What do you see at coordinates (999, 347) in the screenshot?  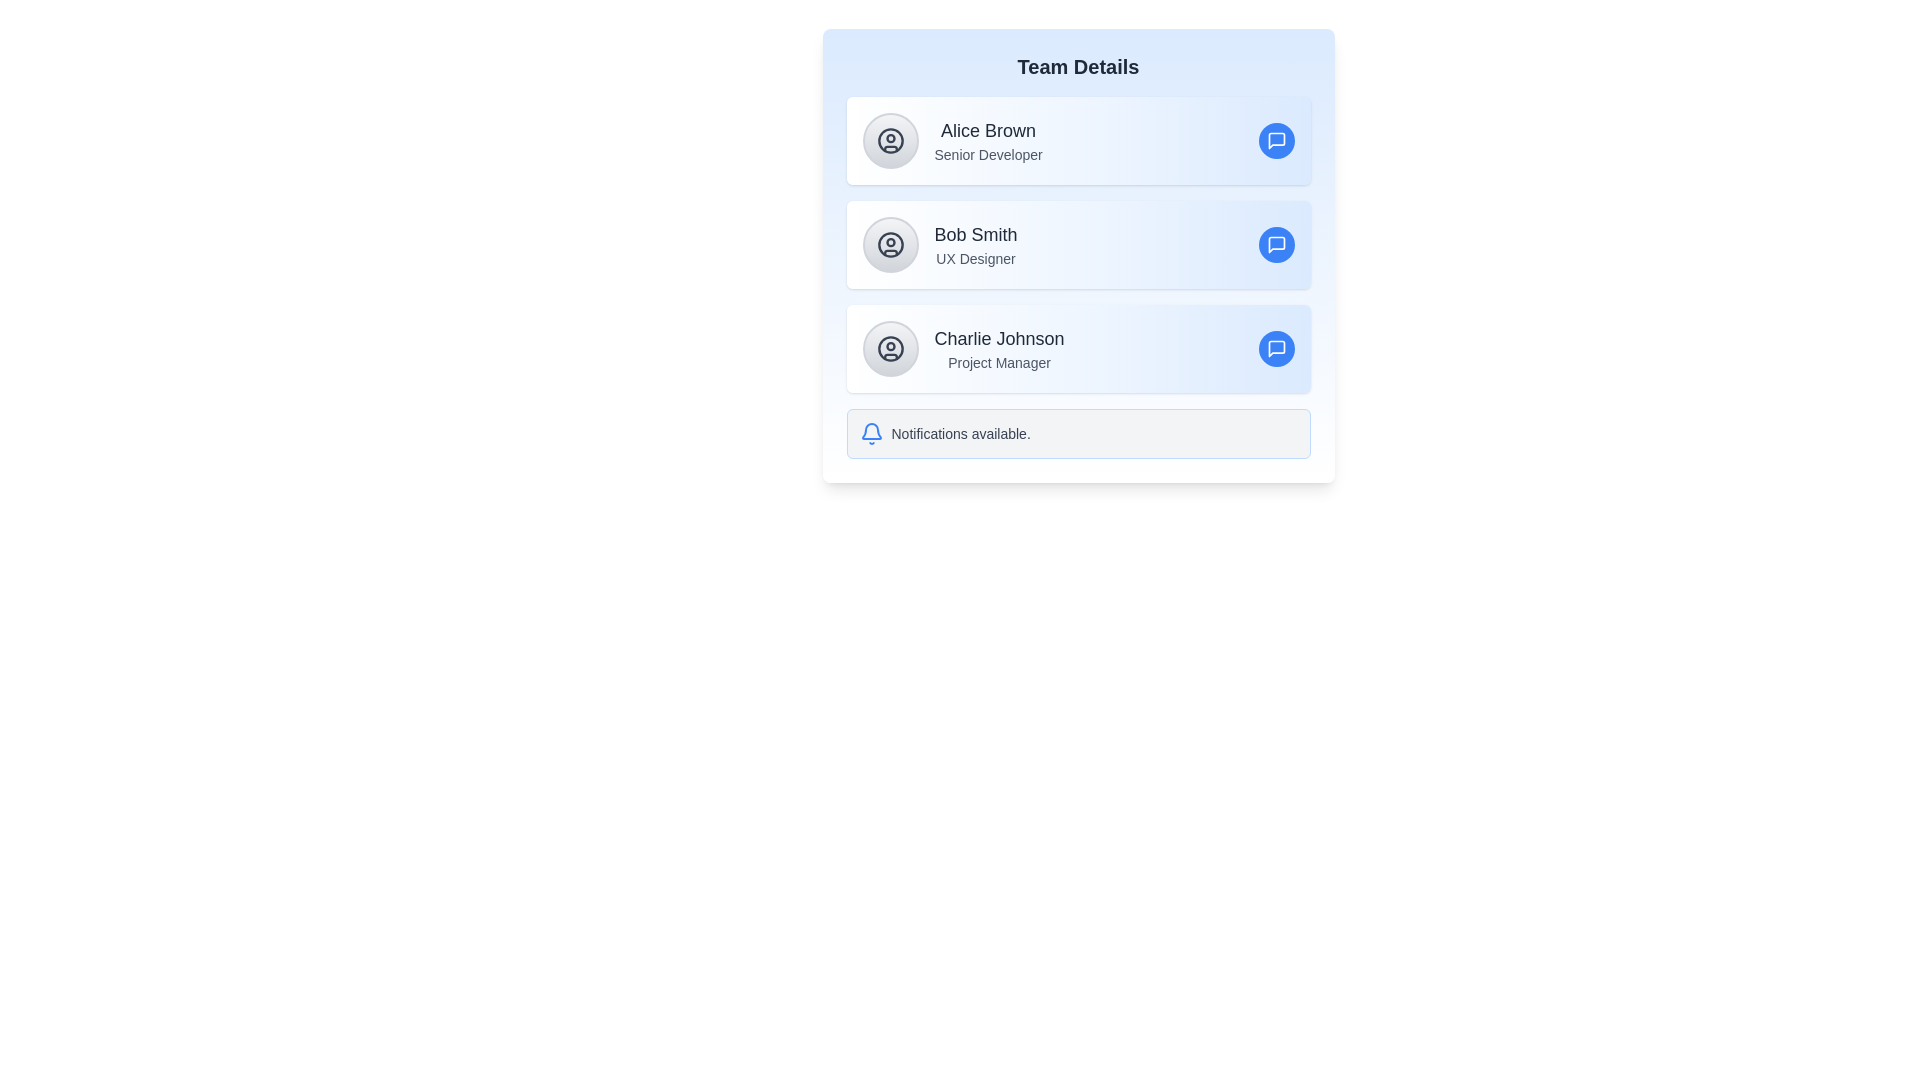 I see `the text display for 'Charlie Johnson', a team member card styled with a medium-sized bold dark gray font and a light blue gradient background, located within the 'Team Details' panel` at bounding box center [999, 347].